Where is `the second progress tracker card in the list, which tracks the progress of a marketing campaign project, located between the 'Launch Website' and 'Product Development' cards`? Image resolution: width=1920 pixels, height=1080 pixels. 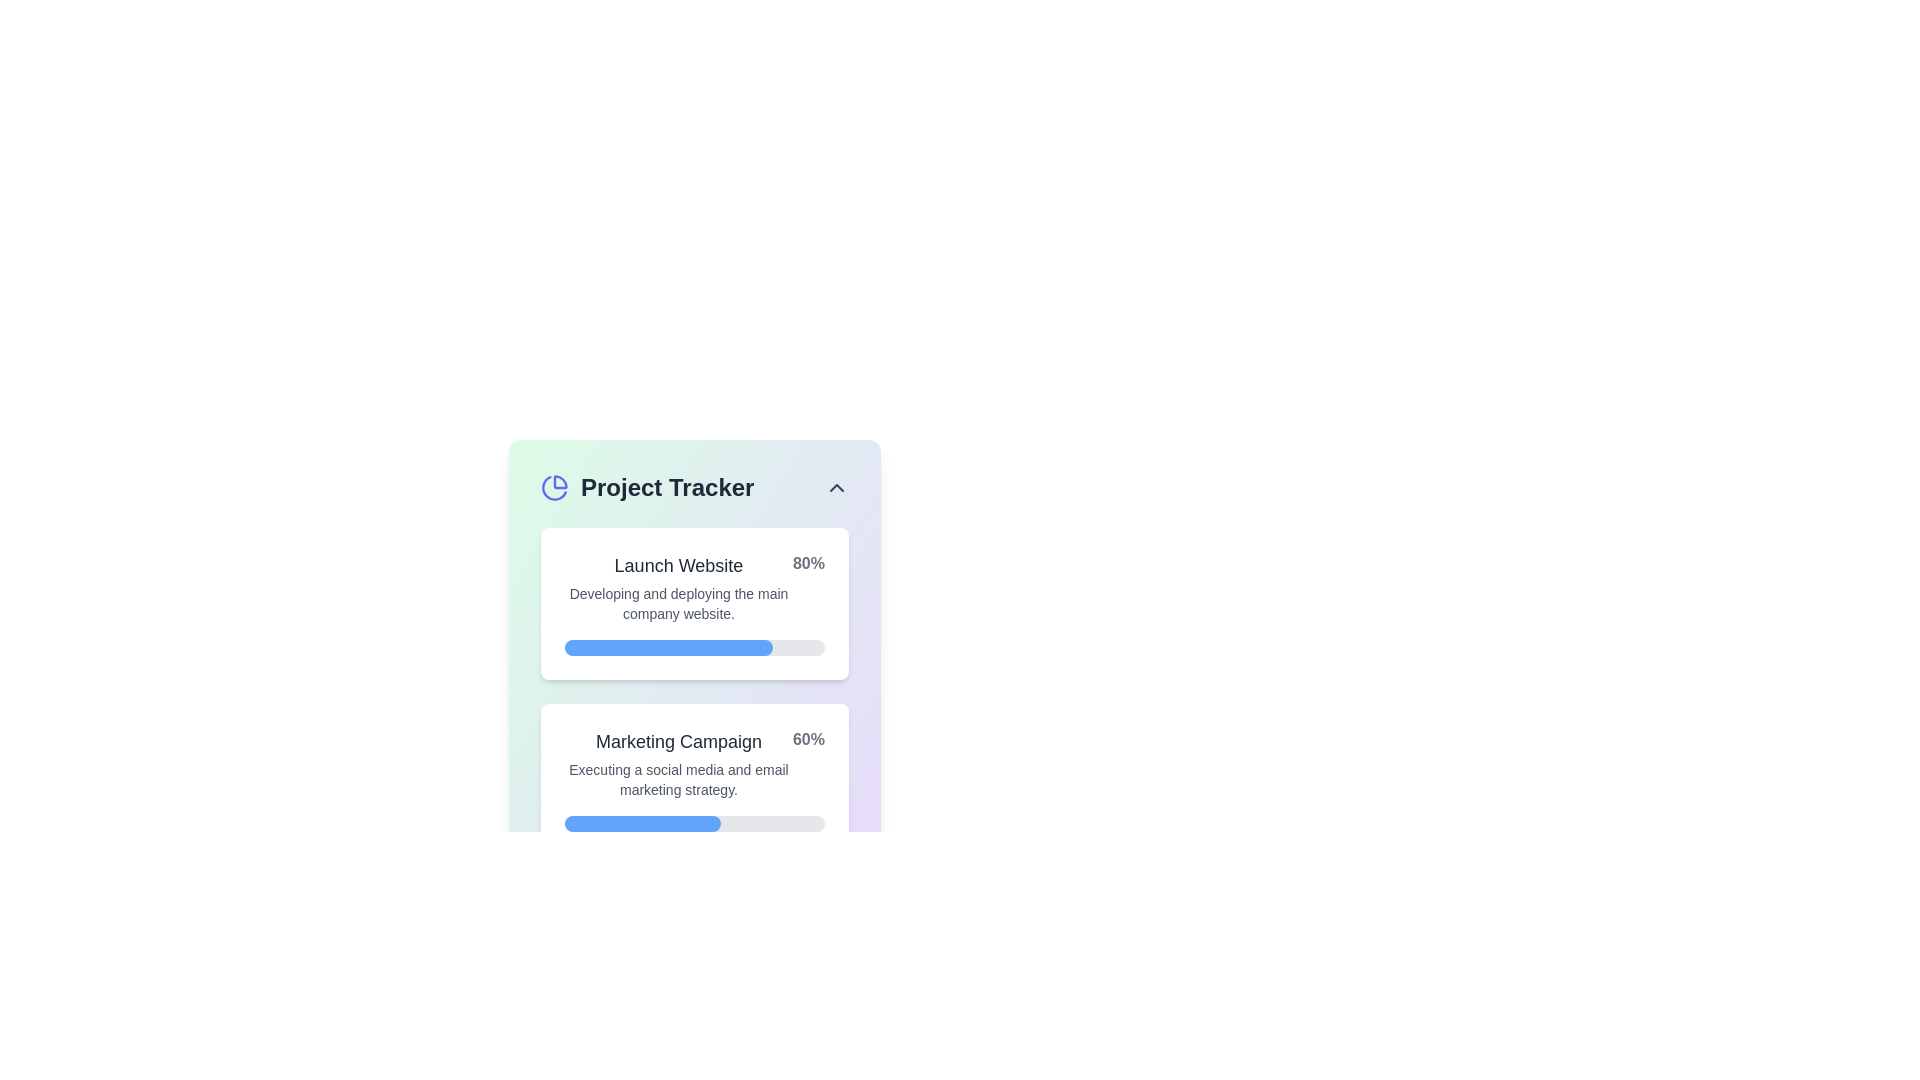 the second progress tracker card in the list, which tracks the progress of a marketing campaign project, located between the 'Launch Website' and 'Product Development' cards is located at coordinates (695, 778).